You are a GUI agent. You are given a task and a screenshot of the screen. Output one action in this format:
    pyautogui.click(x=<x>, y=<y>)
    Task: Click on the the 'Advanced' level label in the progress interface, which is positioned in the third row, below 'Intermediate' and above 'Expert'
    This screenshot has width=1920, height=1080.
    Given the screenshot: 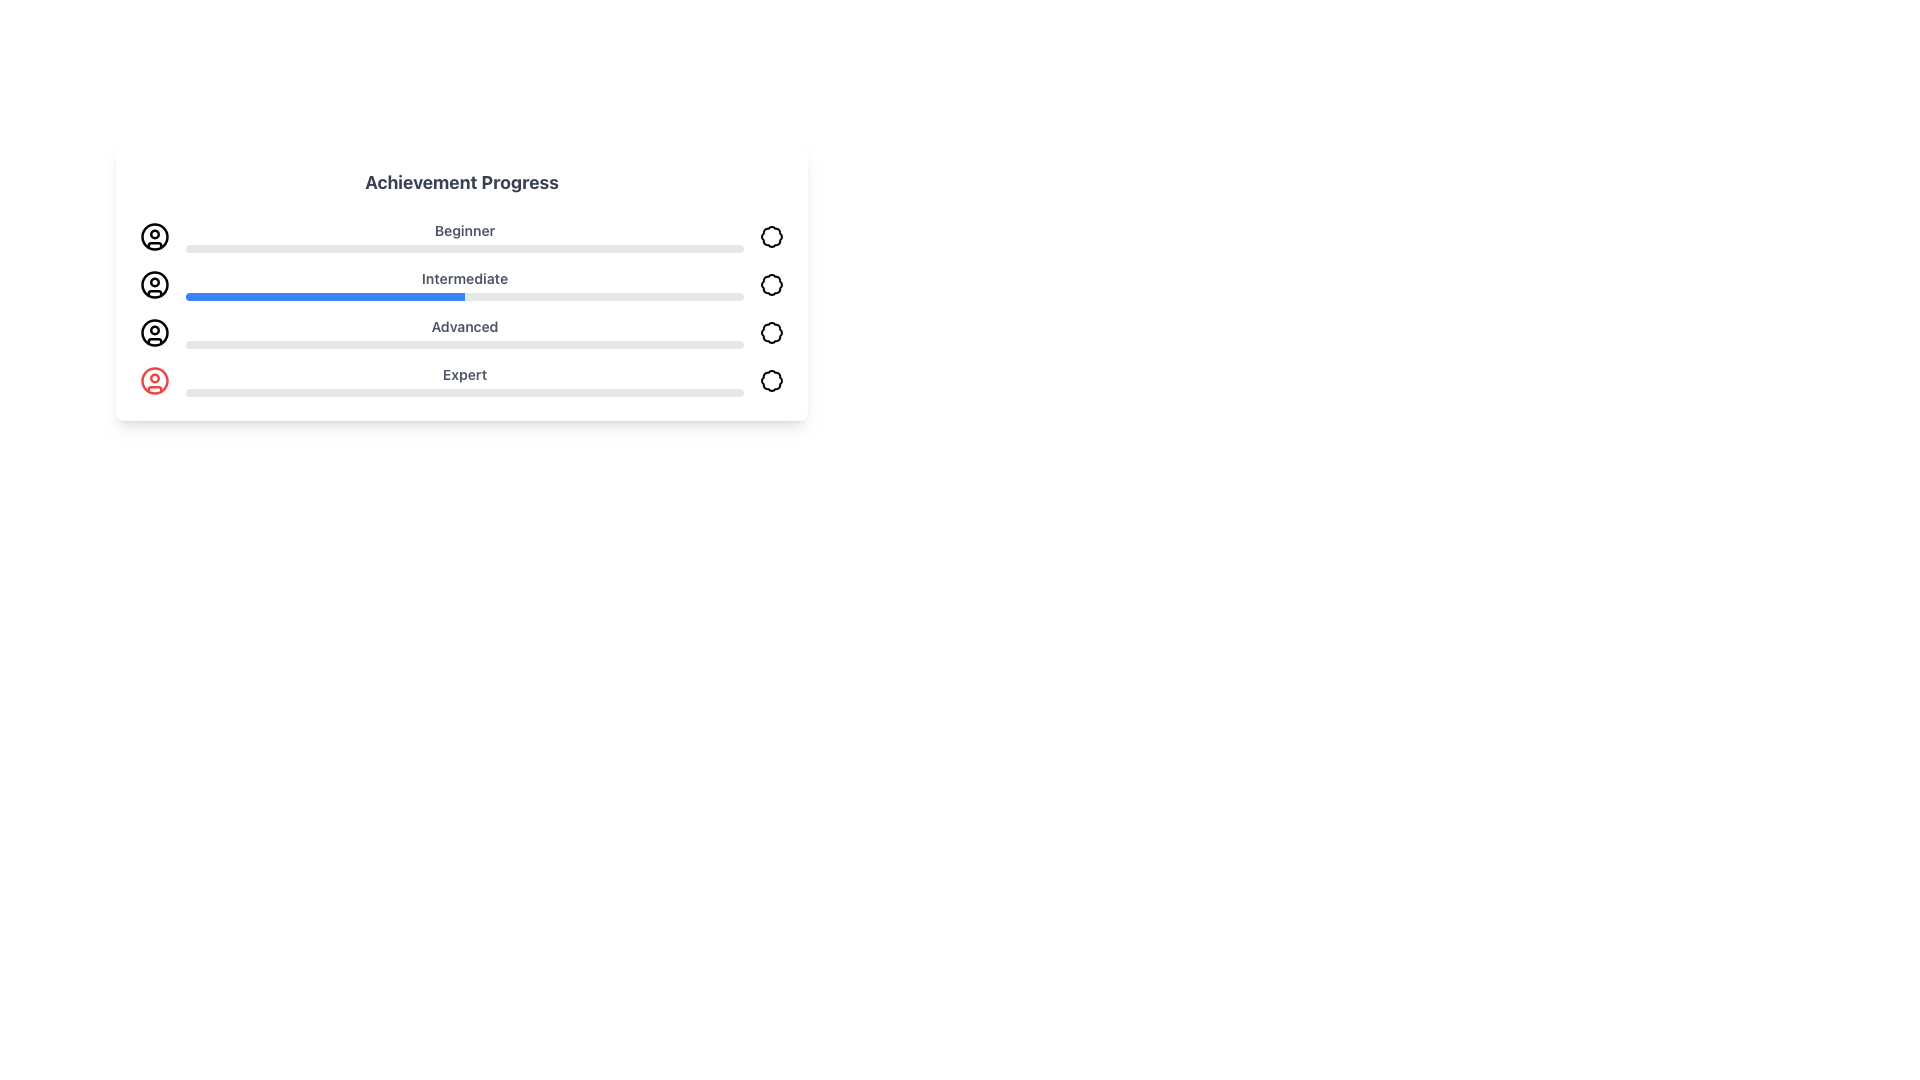 What is the action you would take?
    pyautogui.click(x=464, y=326)
    